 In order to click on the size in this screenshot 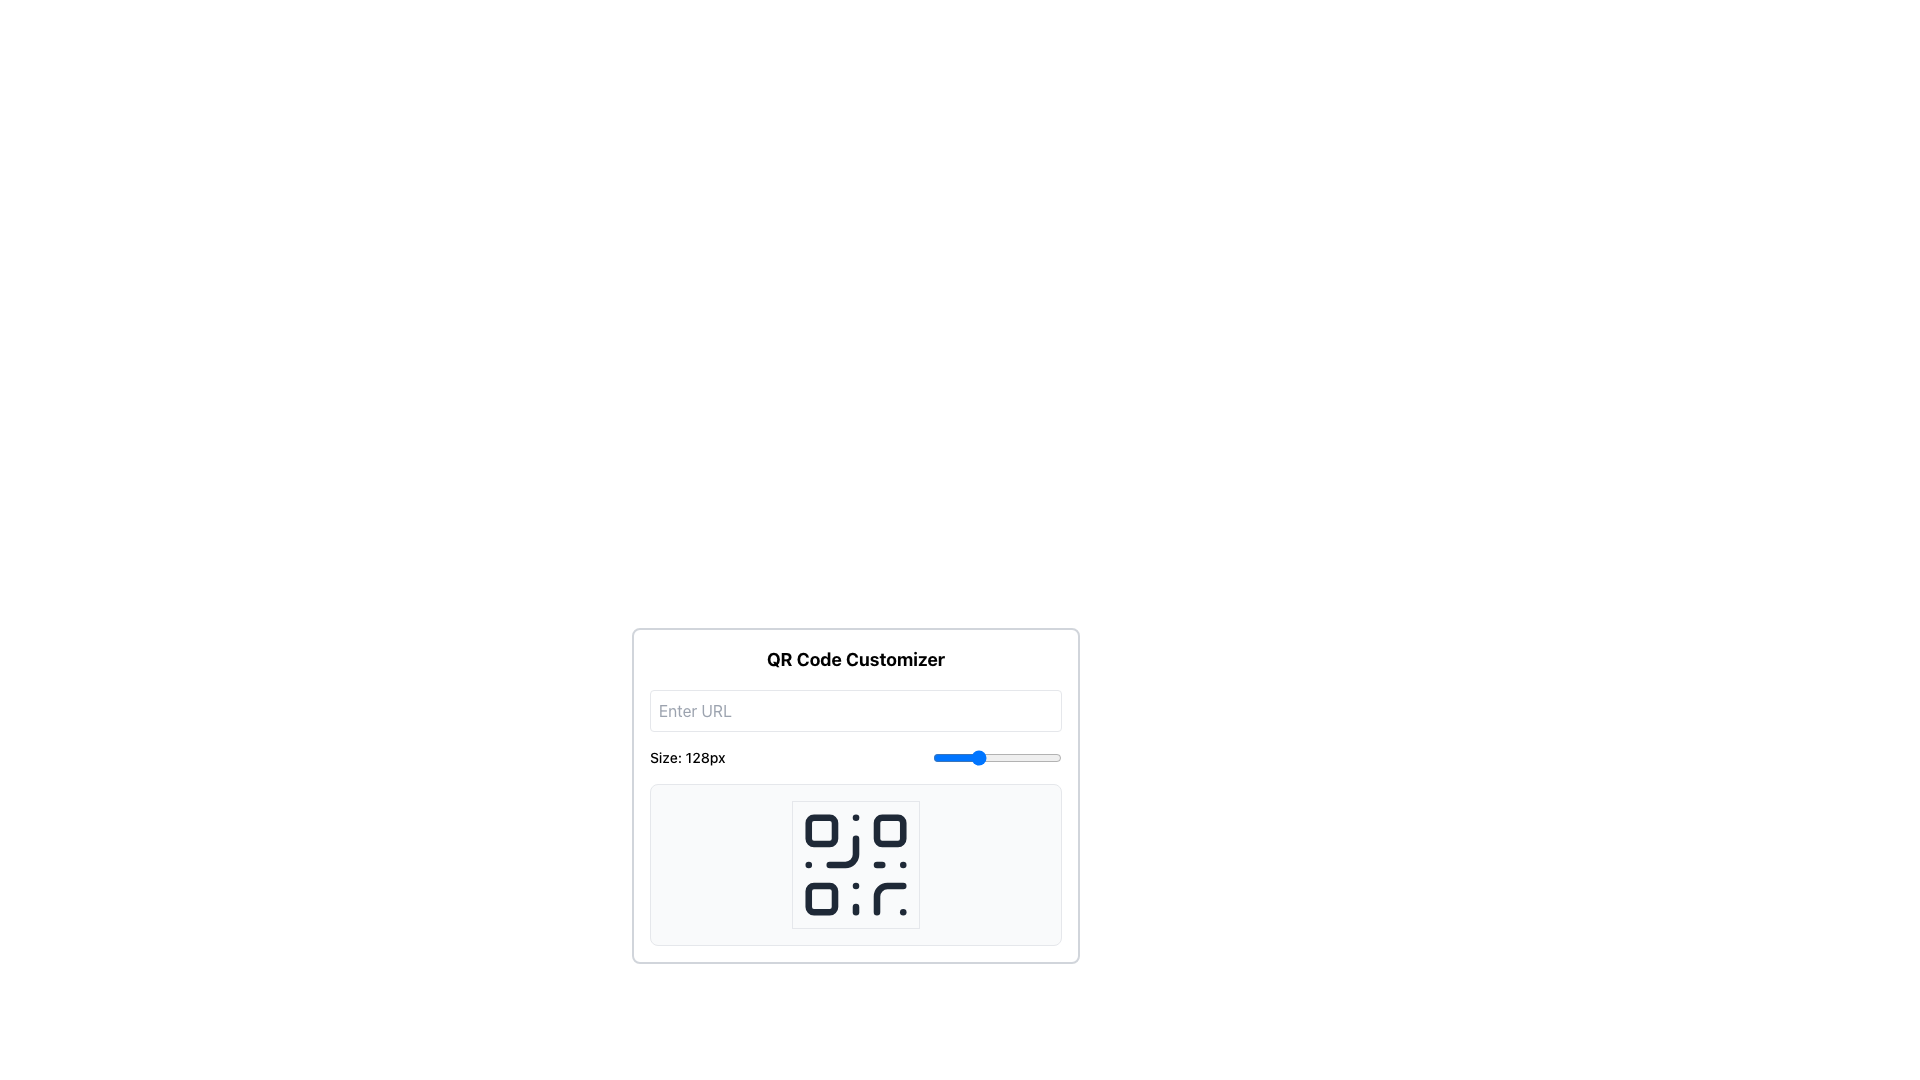, I will do `click(998, 758)`.